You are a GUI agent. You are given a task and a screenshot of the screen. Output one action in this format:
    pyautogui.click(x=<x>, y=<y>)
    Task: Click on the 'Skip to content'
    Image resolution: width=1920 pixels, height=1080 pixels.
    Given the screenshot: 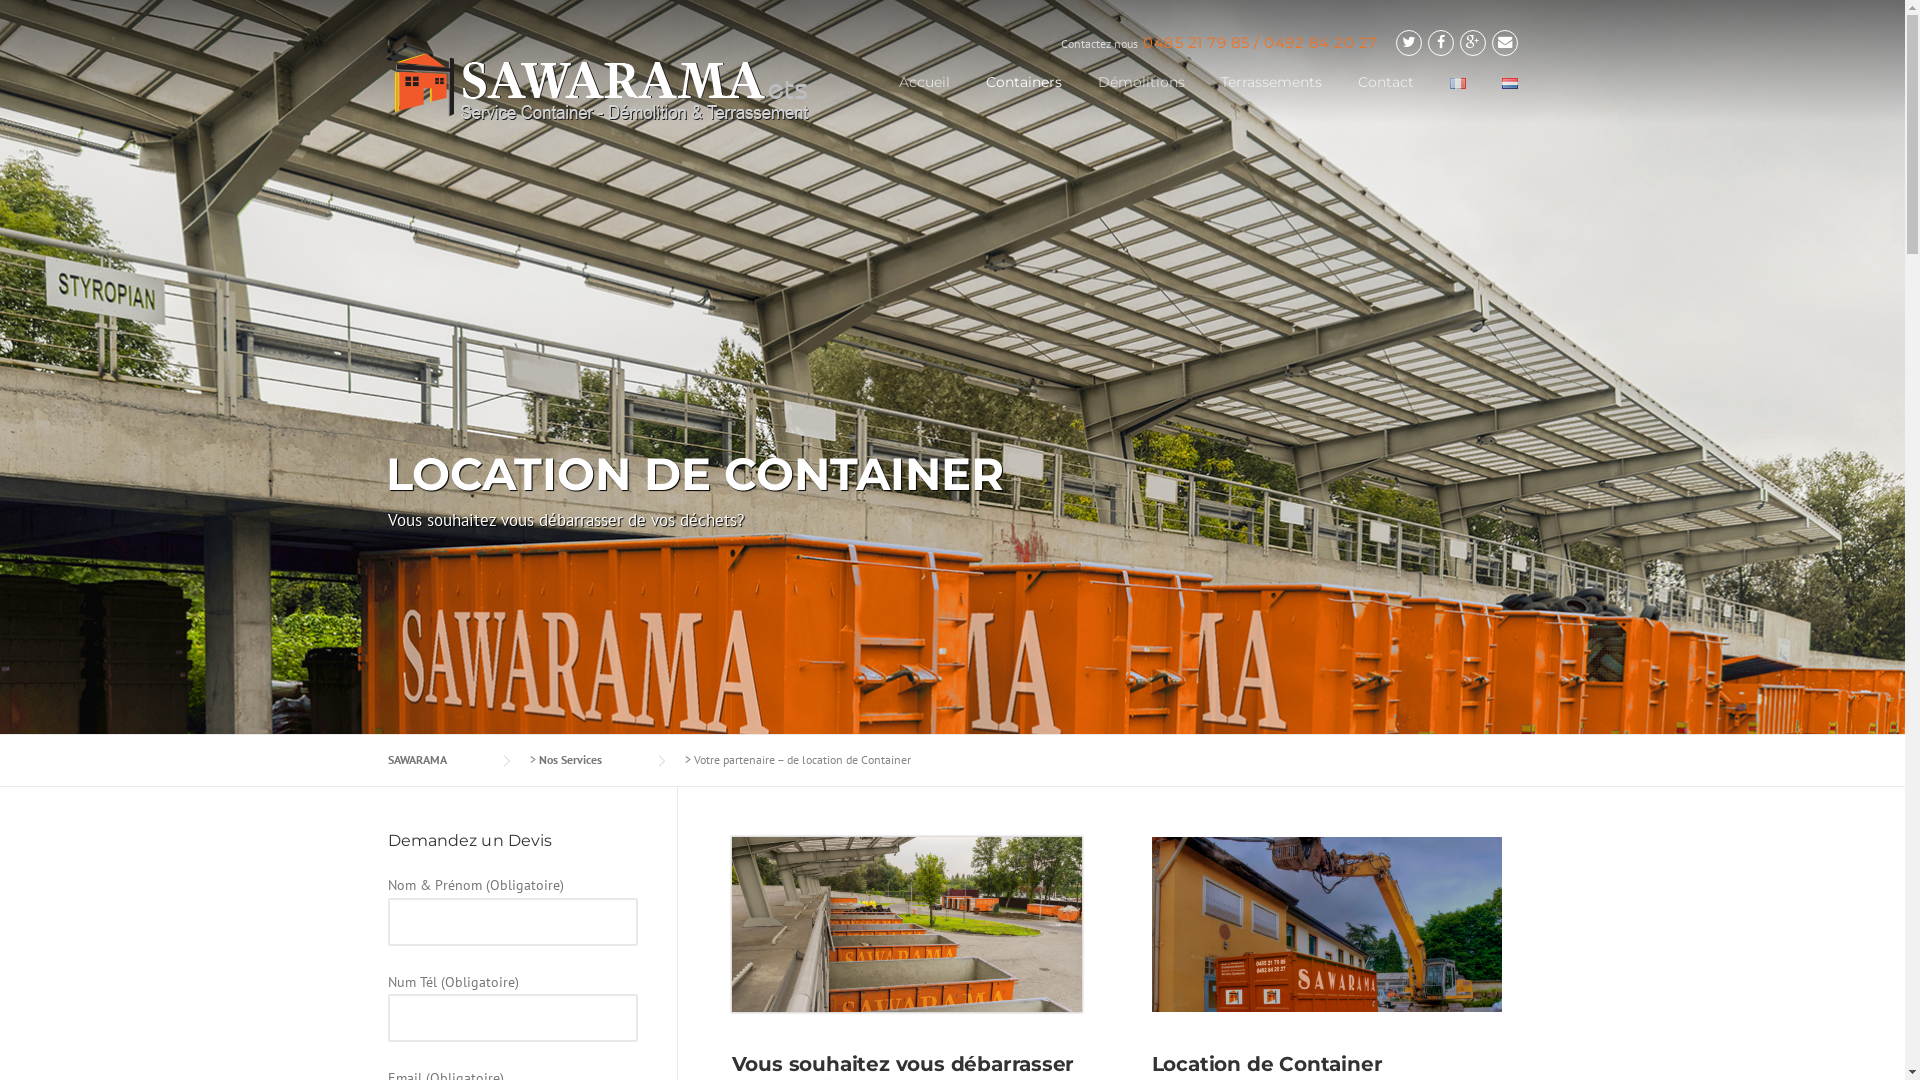 What is the action you would take?
    pyautogui.click(x=0, y=0)
    